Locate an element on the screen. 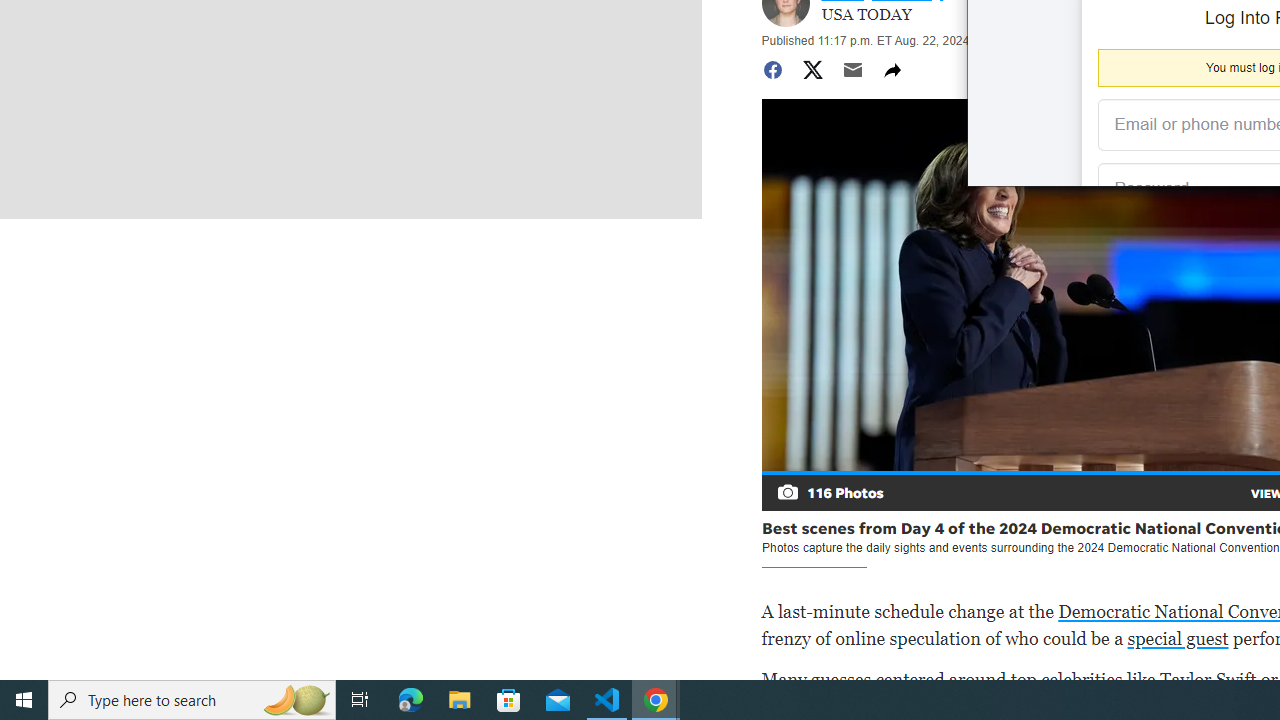  'Task View' is located at coordinates (359, 698).